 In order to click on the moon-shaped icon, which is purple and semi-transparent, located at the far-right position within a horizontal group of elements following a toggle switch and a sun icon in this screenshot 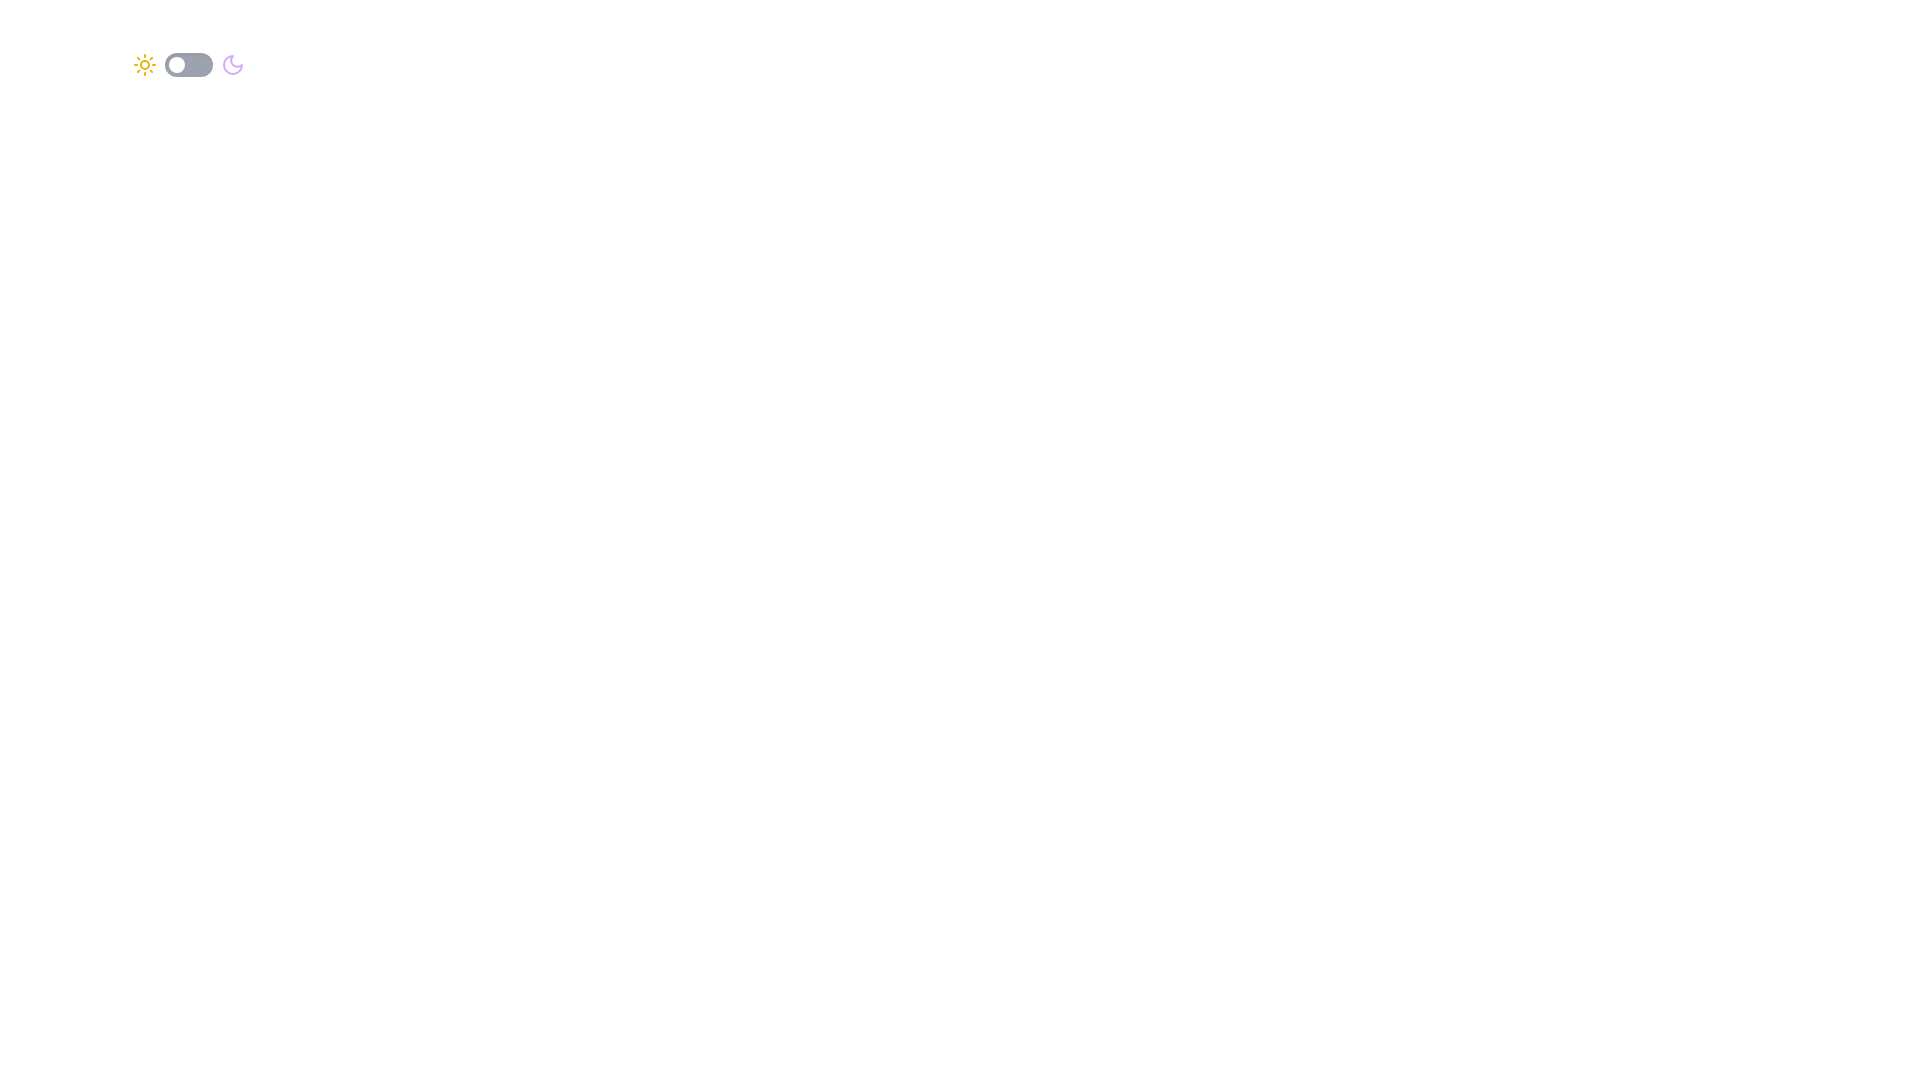, I will do `click(233, 64)`.